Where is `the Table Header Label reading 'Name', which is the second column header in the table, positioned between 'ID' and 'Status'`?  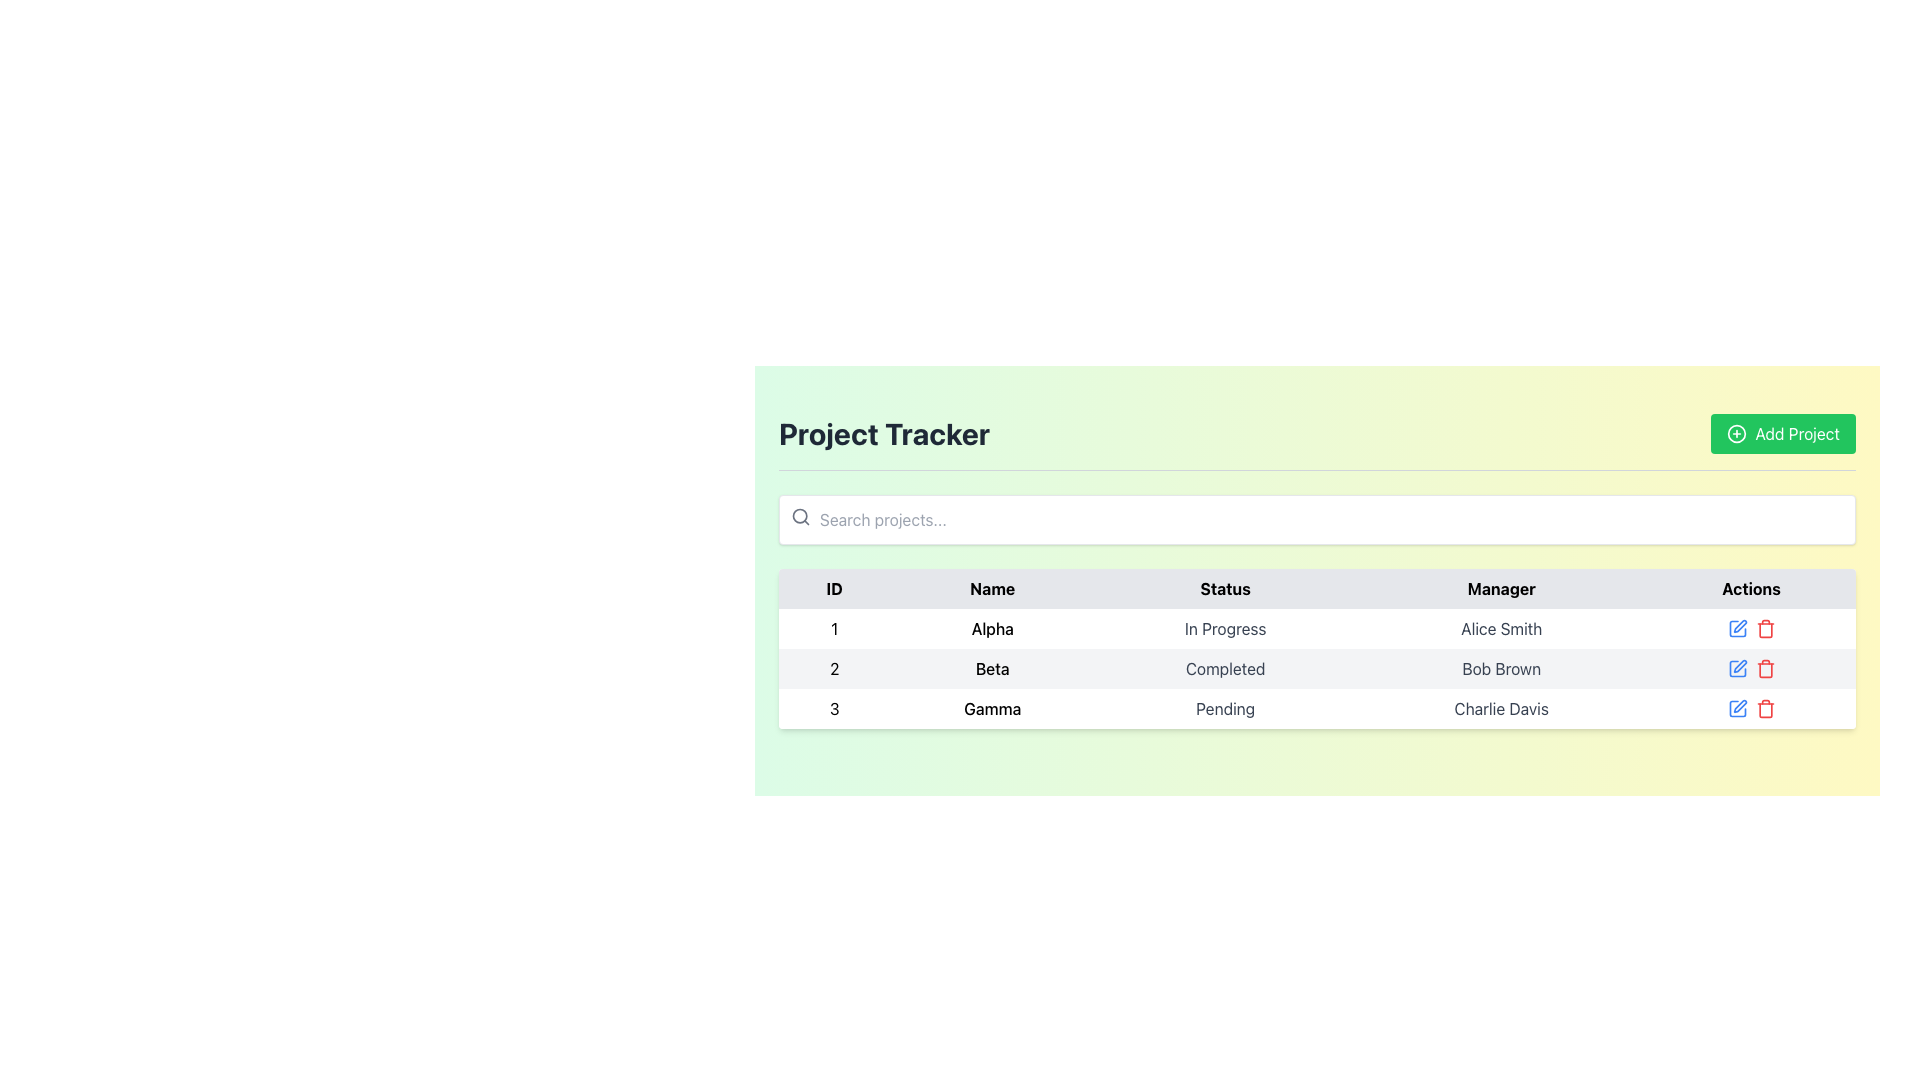 the Table Header Label reading 'Name', which is the second column header in the table, positioned between 'ID' and 'Status' is located at coordinates (992, 588).